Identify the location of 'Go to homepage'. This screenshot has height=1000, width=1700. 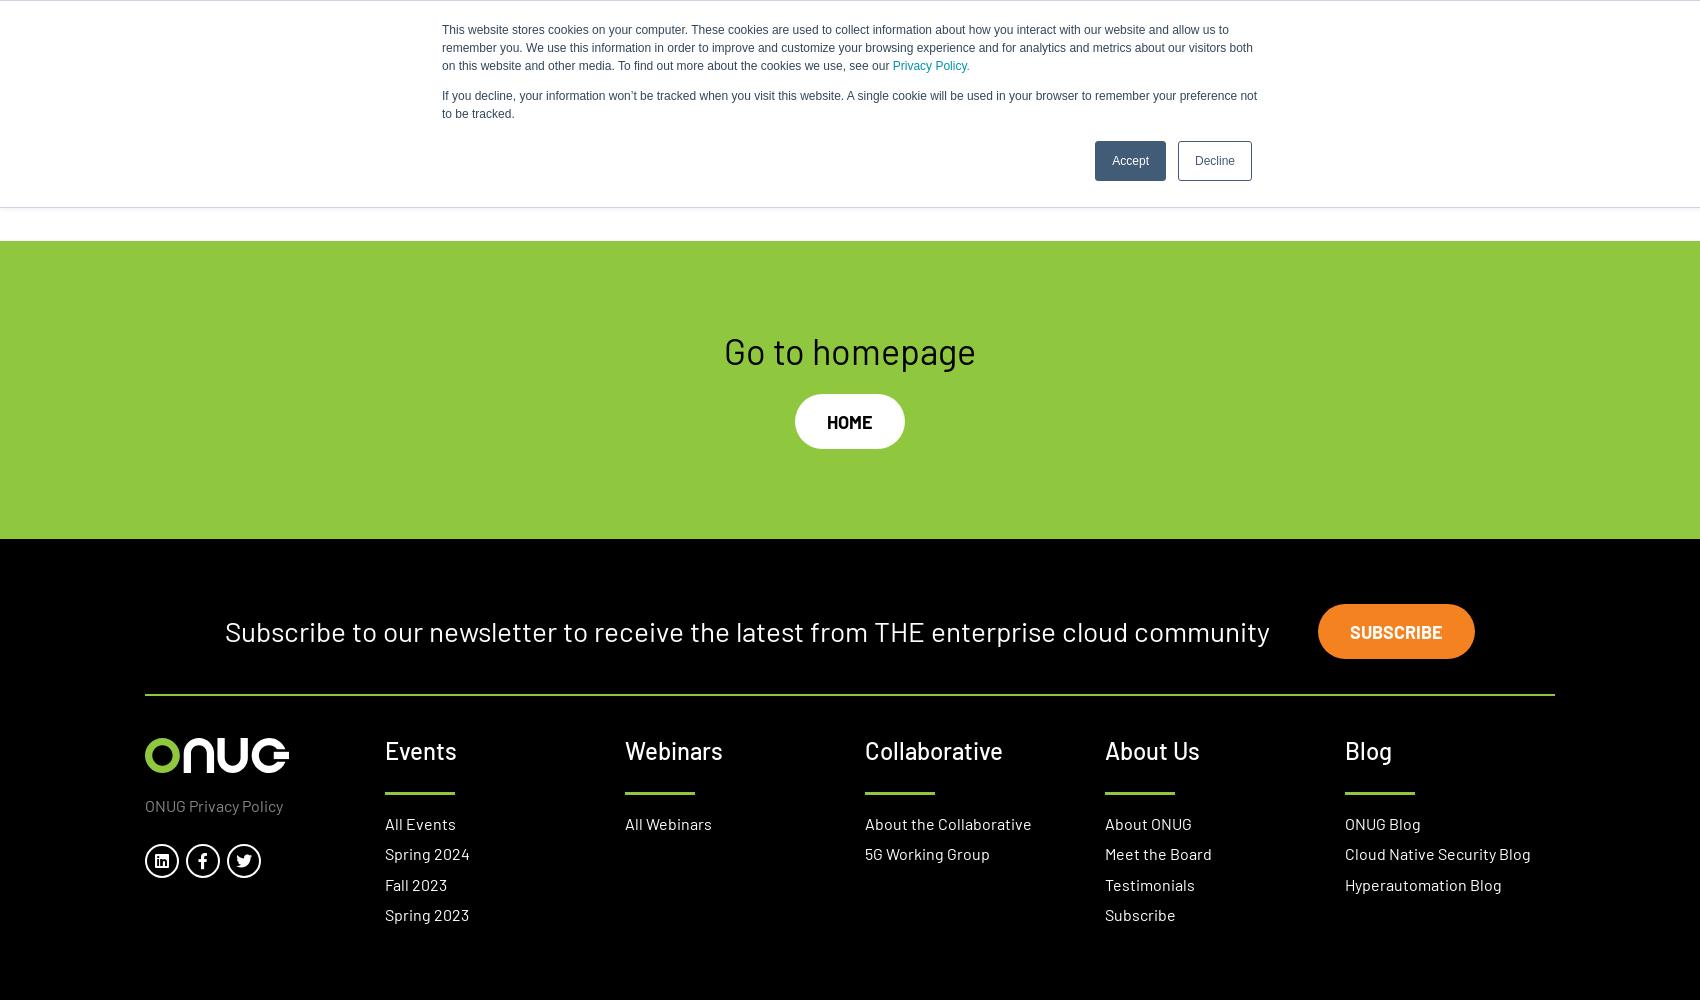
(850, 348).